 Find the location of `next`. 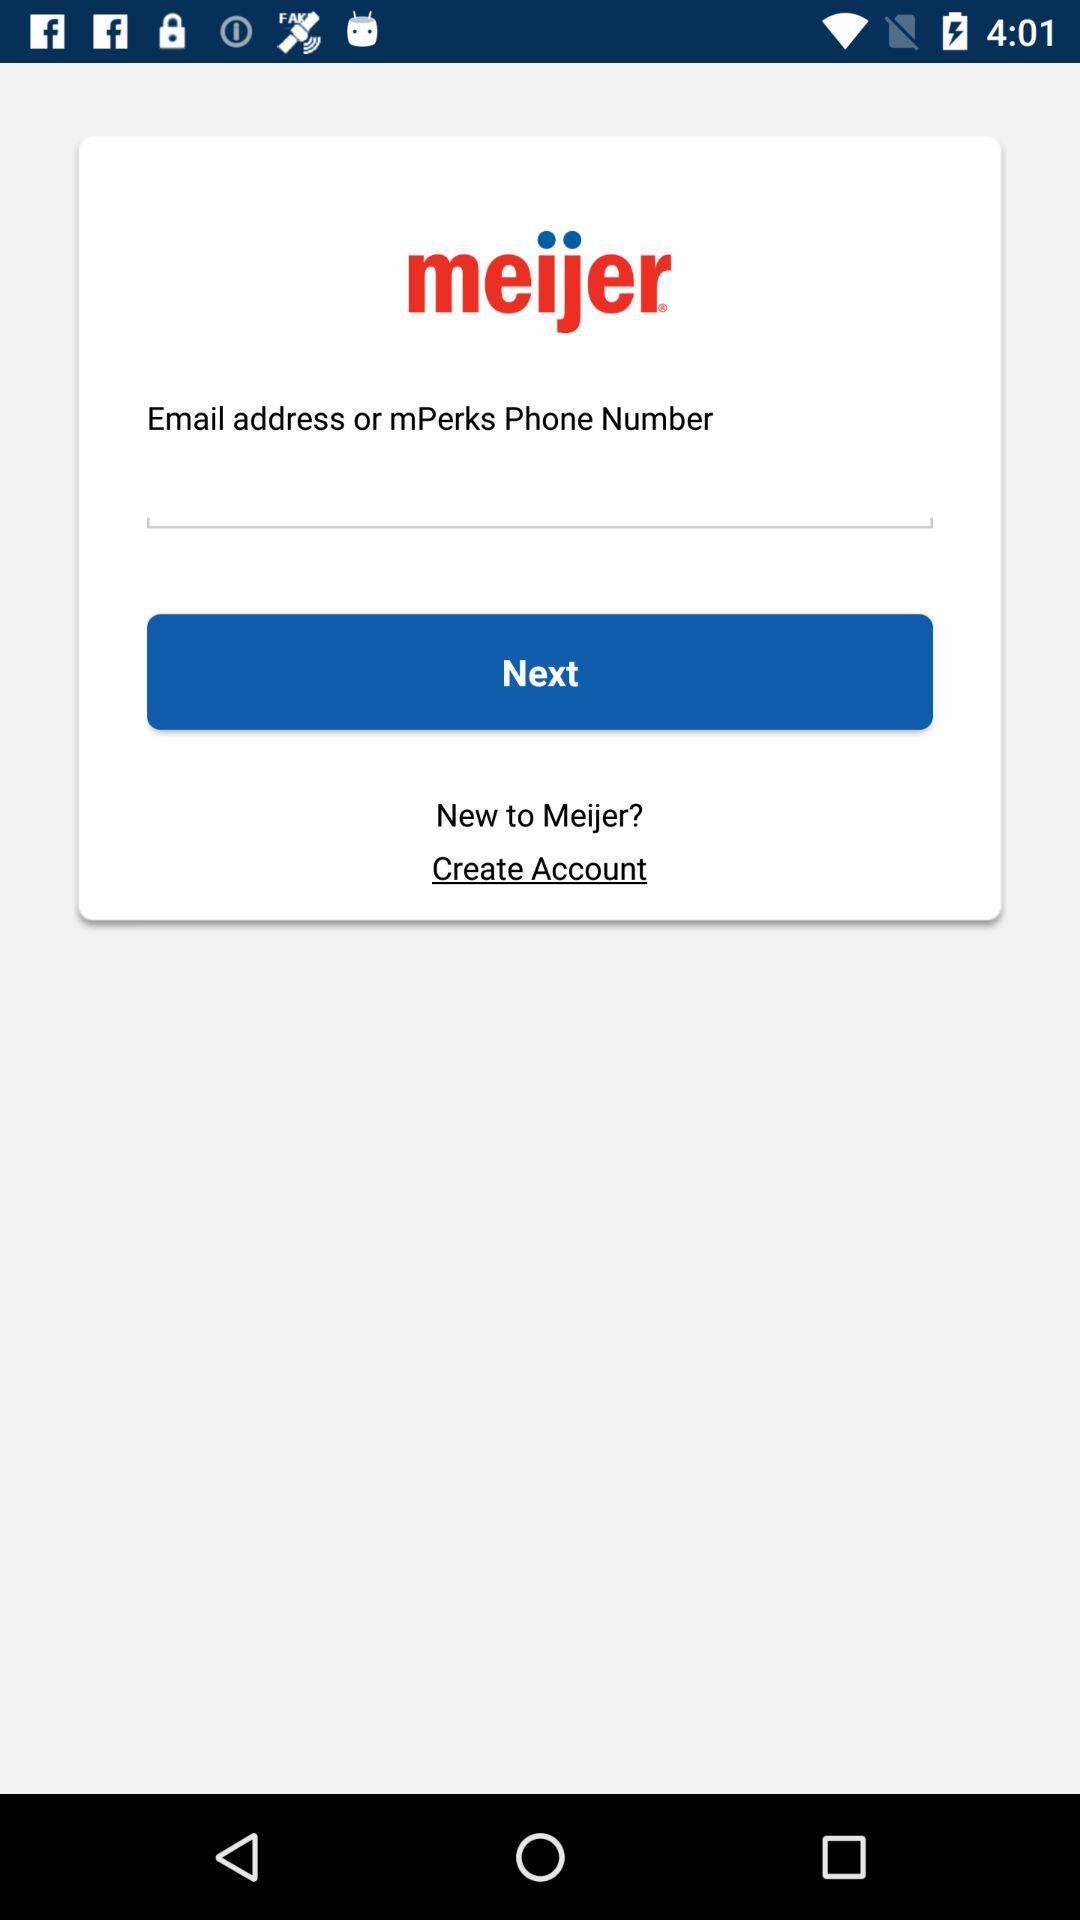

next is located at coordinates (540, 672).